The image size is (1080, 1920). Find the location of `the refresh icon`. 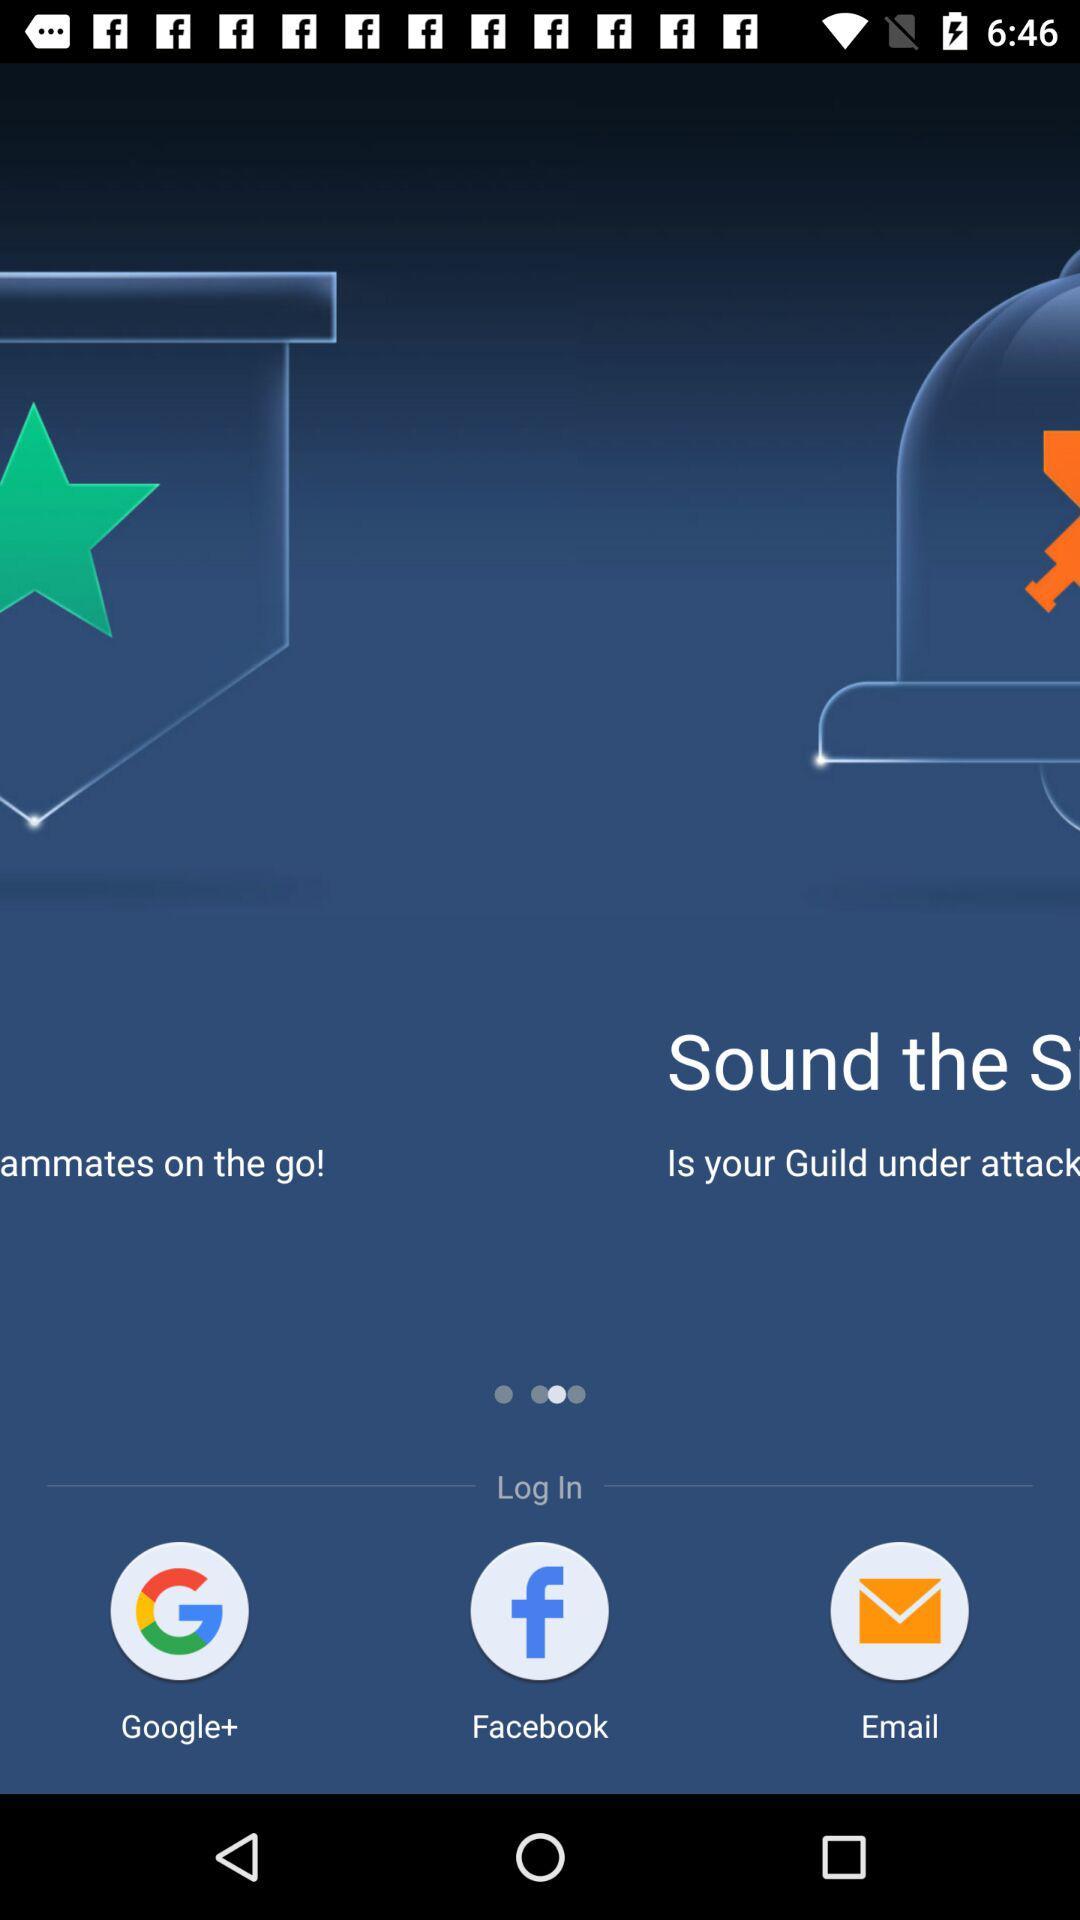

the refresh icon is located at coordinates (178, 1613).